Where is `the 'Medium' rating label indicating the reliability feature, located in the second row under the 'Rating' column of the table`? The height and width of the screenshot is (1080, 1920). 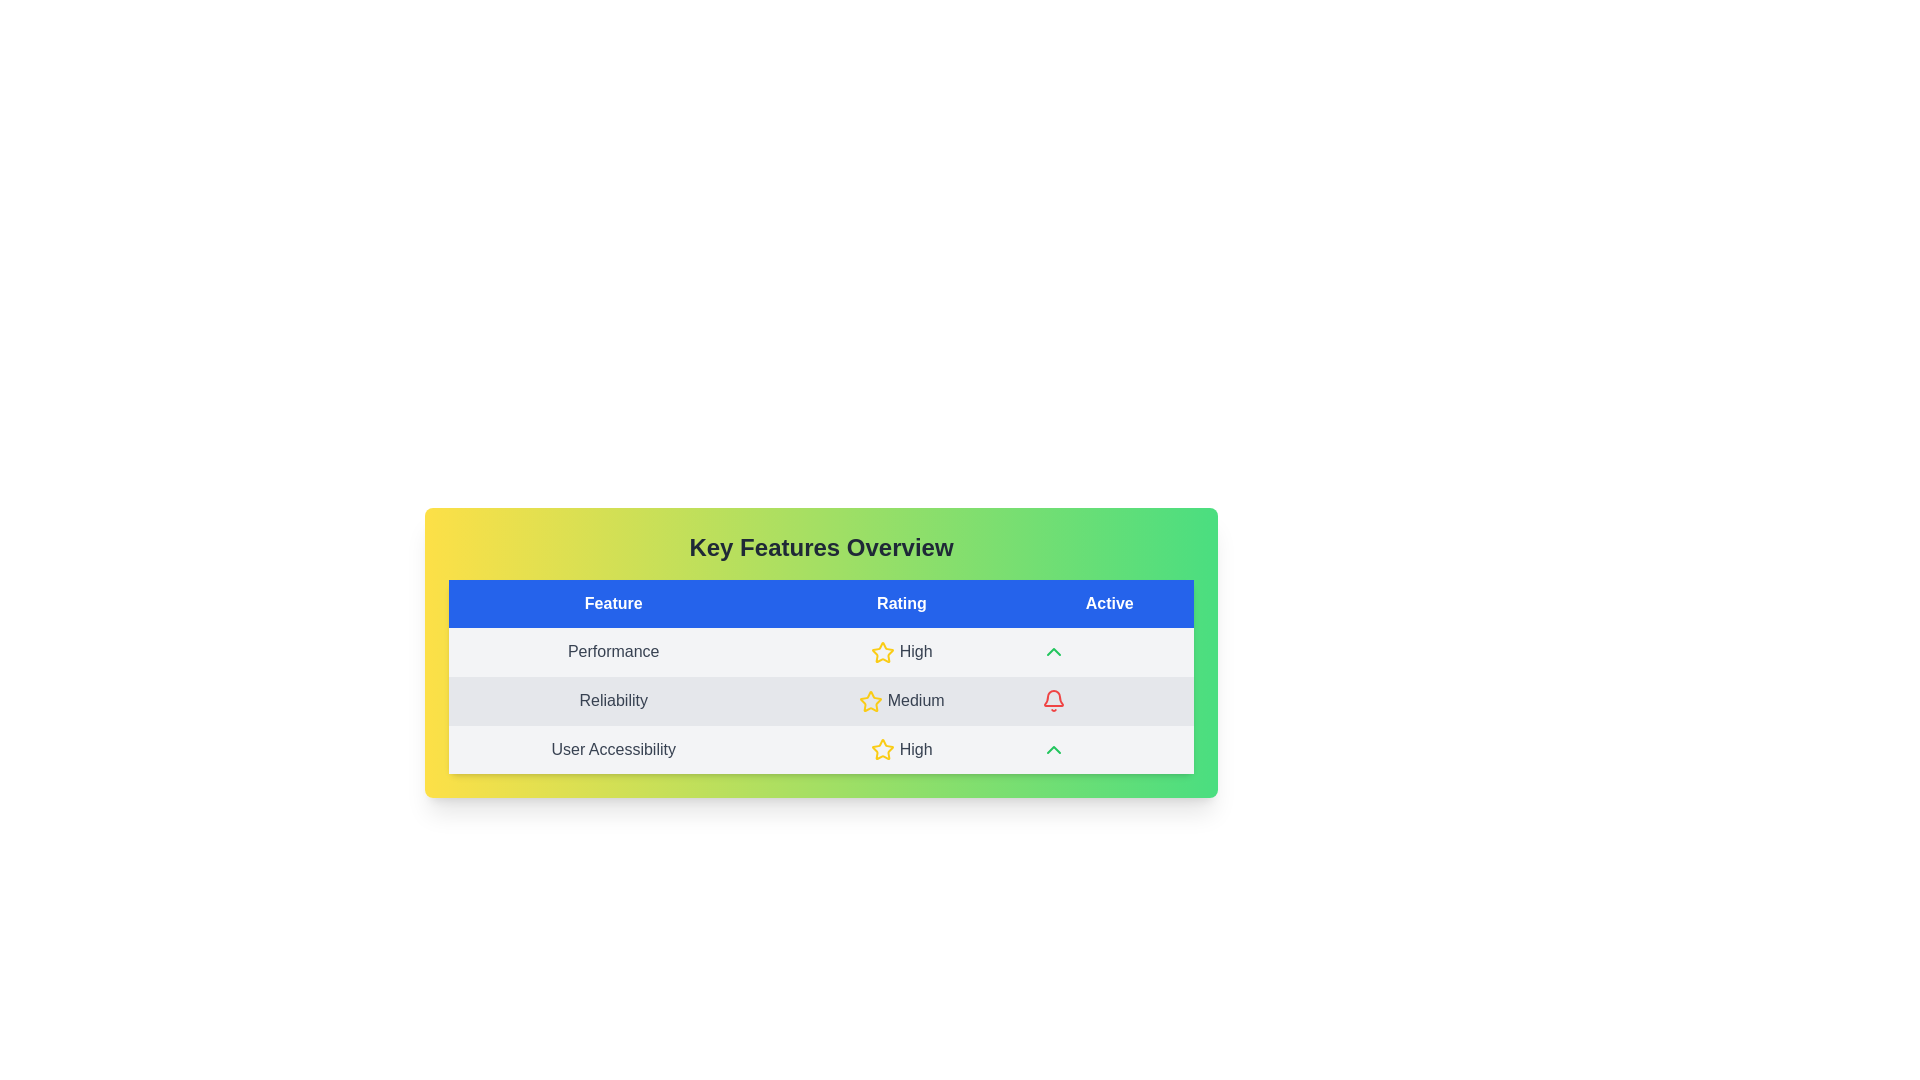 the 'Medium' rating label indicating the reliability feature, located in the second row under the 'Rating' column of the table is located at coordinates (901, 700).